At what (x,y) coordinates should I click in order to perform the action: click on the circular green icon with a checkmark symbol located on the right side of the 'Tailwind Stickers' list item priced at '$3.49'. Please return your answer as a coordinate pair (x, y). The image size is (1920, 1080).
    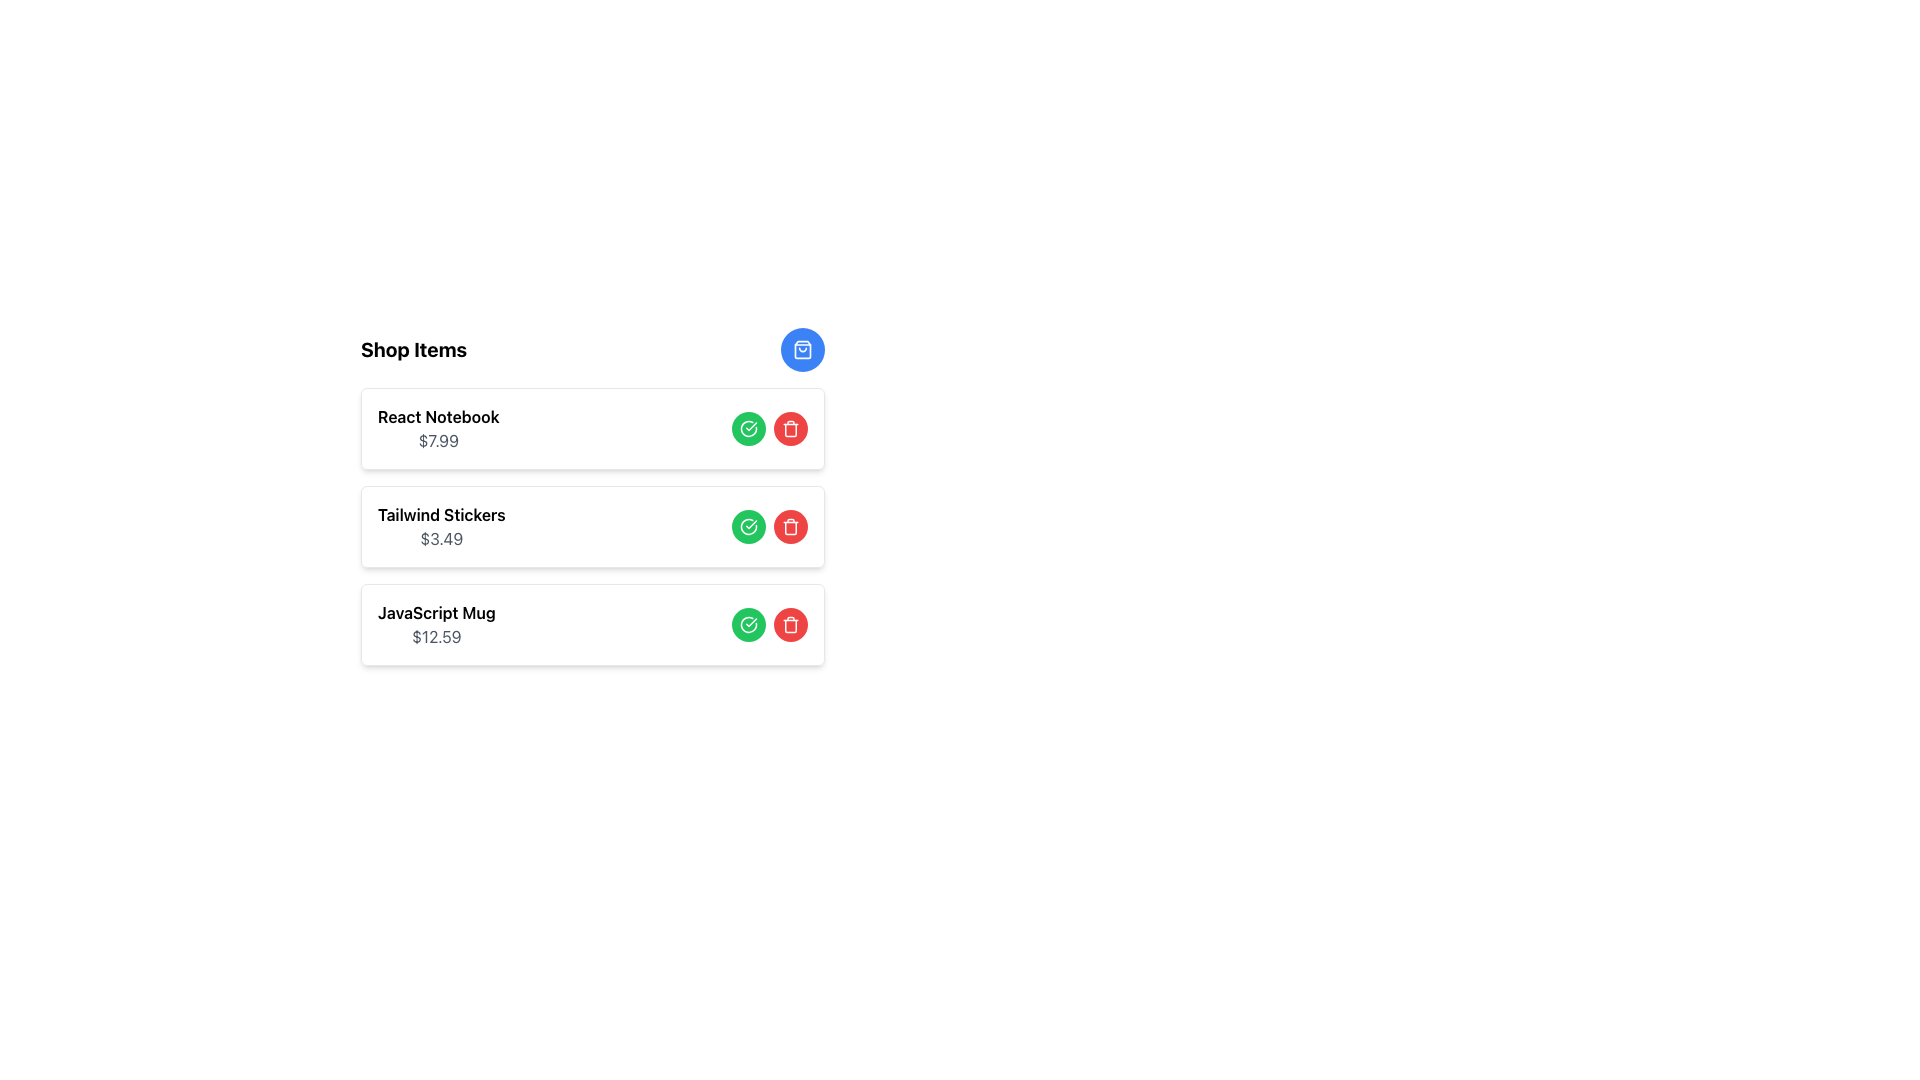
    Looking at the image, I should click on (747, 526).